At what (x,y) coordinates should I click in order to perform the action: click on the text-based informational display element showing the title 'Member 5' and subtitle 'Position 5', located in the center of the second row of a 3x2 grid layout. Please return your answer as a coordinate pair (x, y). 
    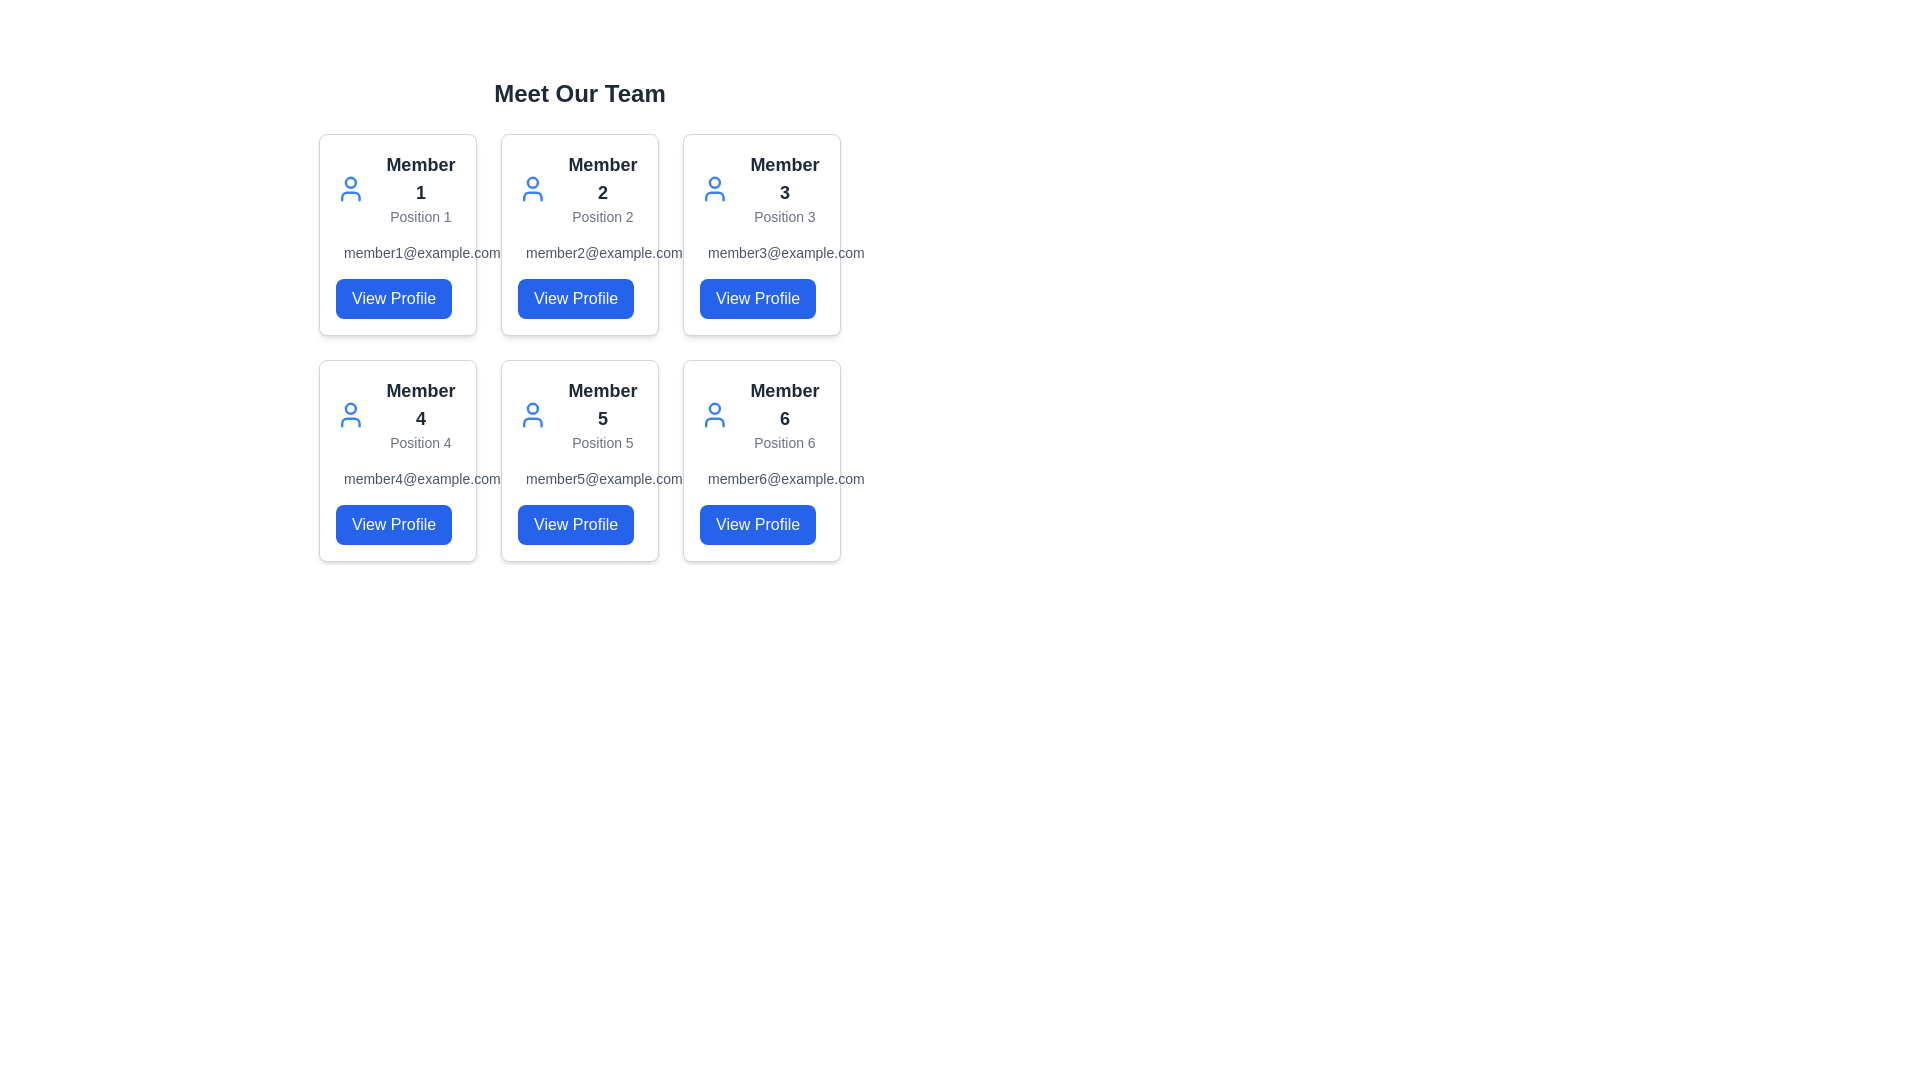
    Looking at the image, I should click on (601, 414).